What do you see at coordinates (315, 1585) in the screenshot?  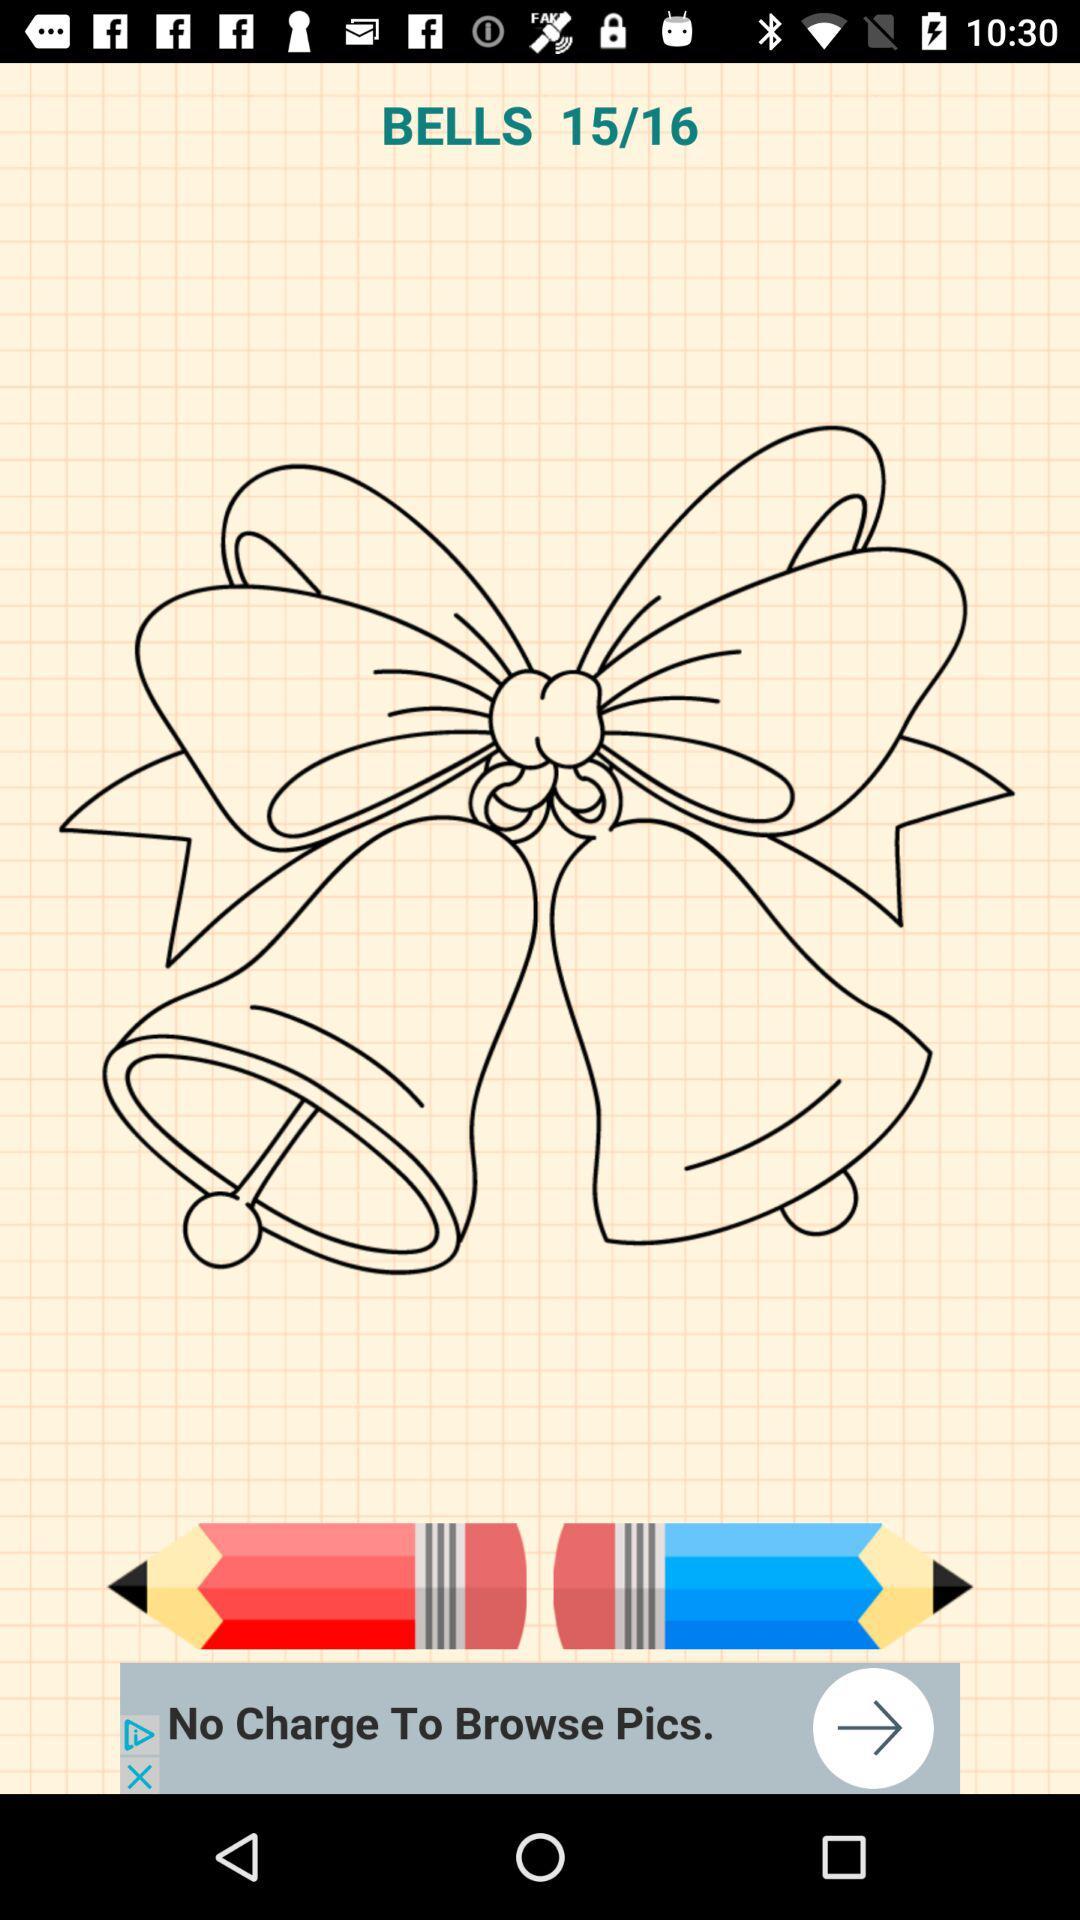 I see `pen` at bounding box center [315, 1585].